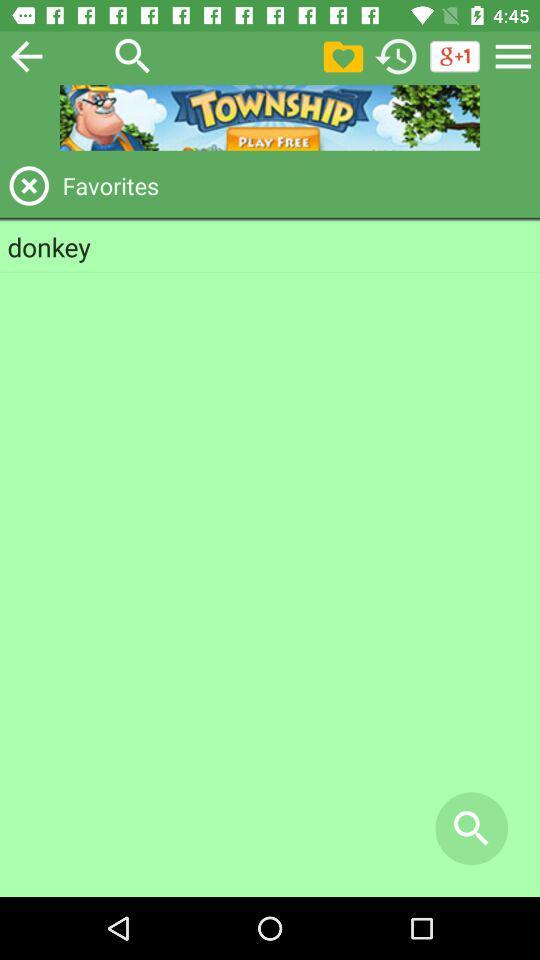 This screenshot has height=960, width=540. Describe the element at coordinates (25, 55) in the screenshot. I see `the arrow_backward icon` at that location.